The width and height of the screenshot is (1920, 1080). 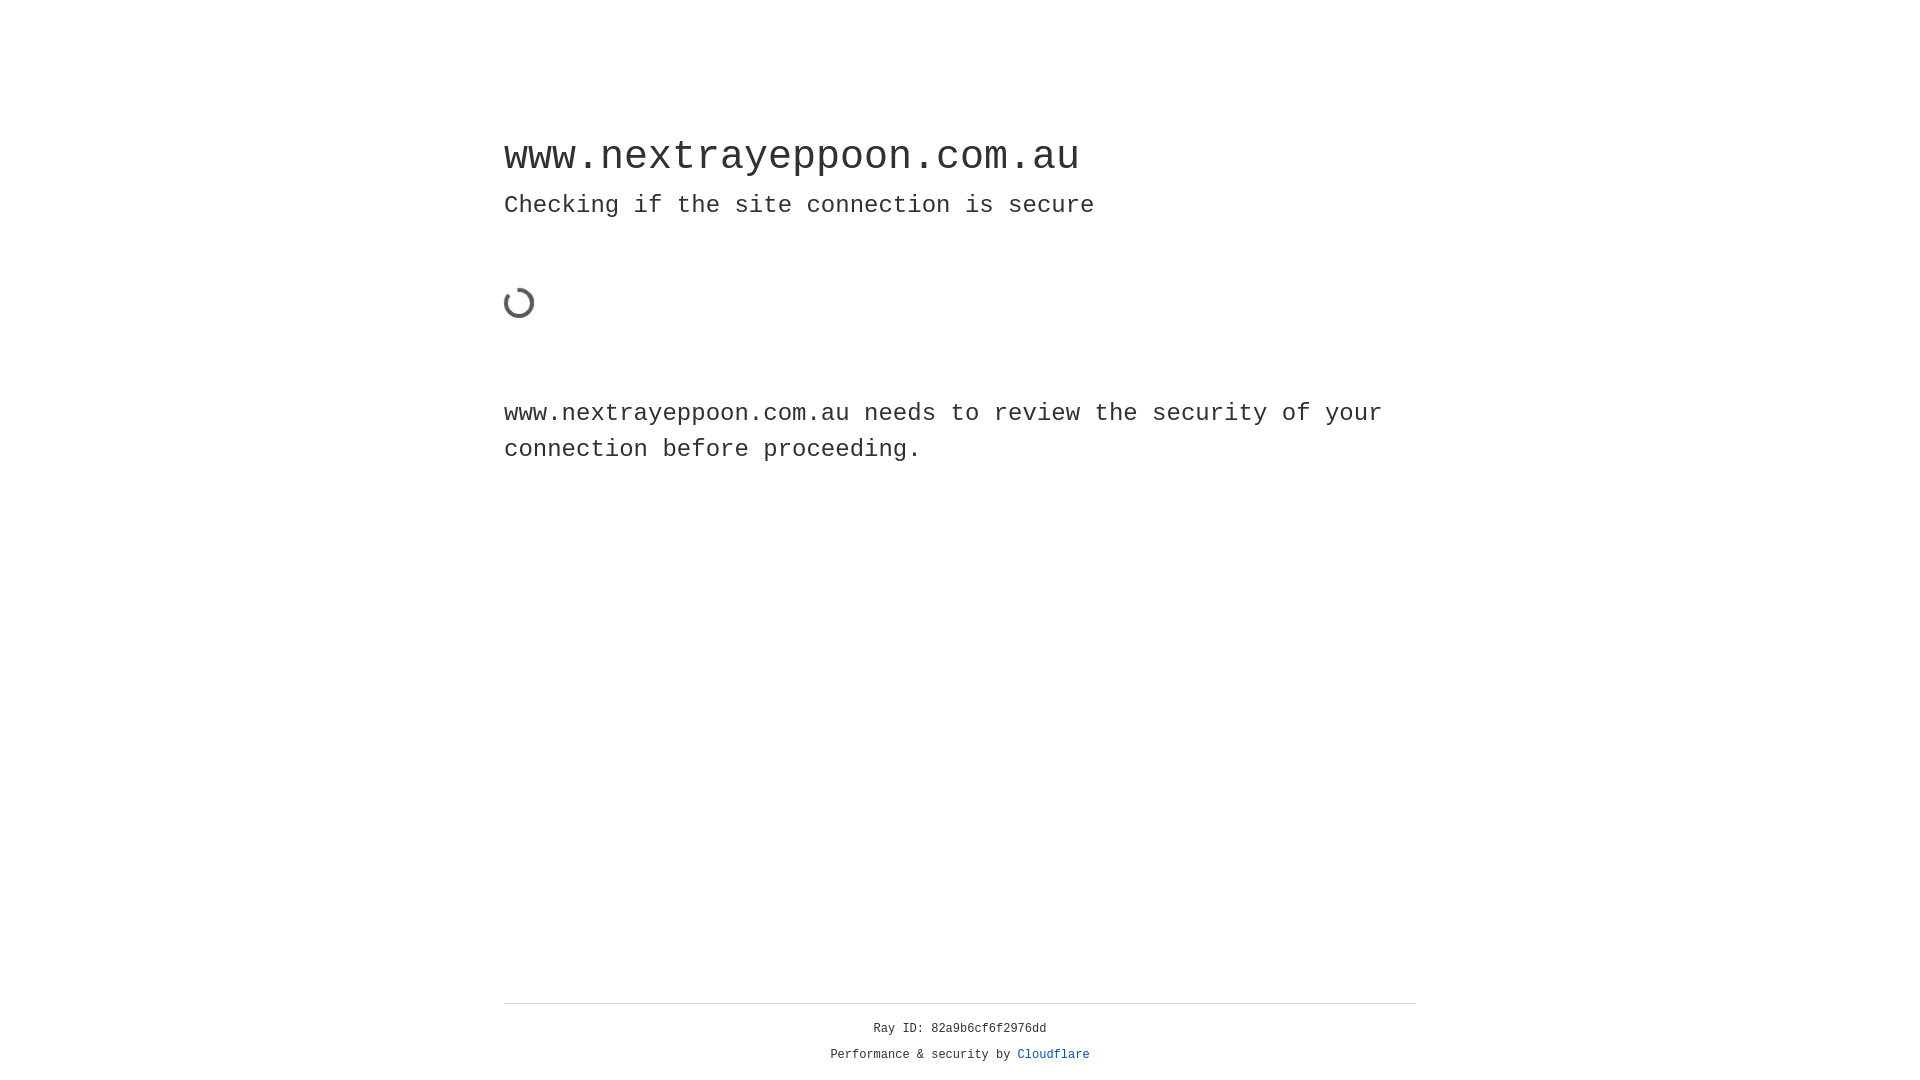 I want to click on 'Cloudflare', so click(x=1053, y=1054).